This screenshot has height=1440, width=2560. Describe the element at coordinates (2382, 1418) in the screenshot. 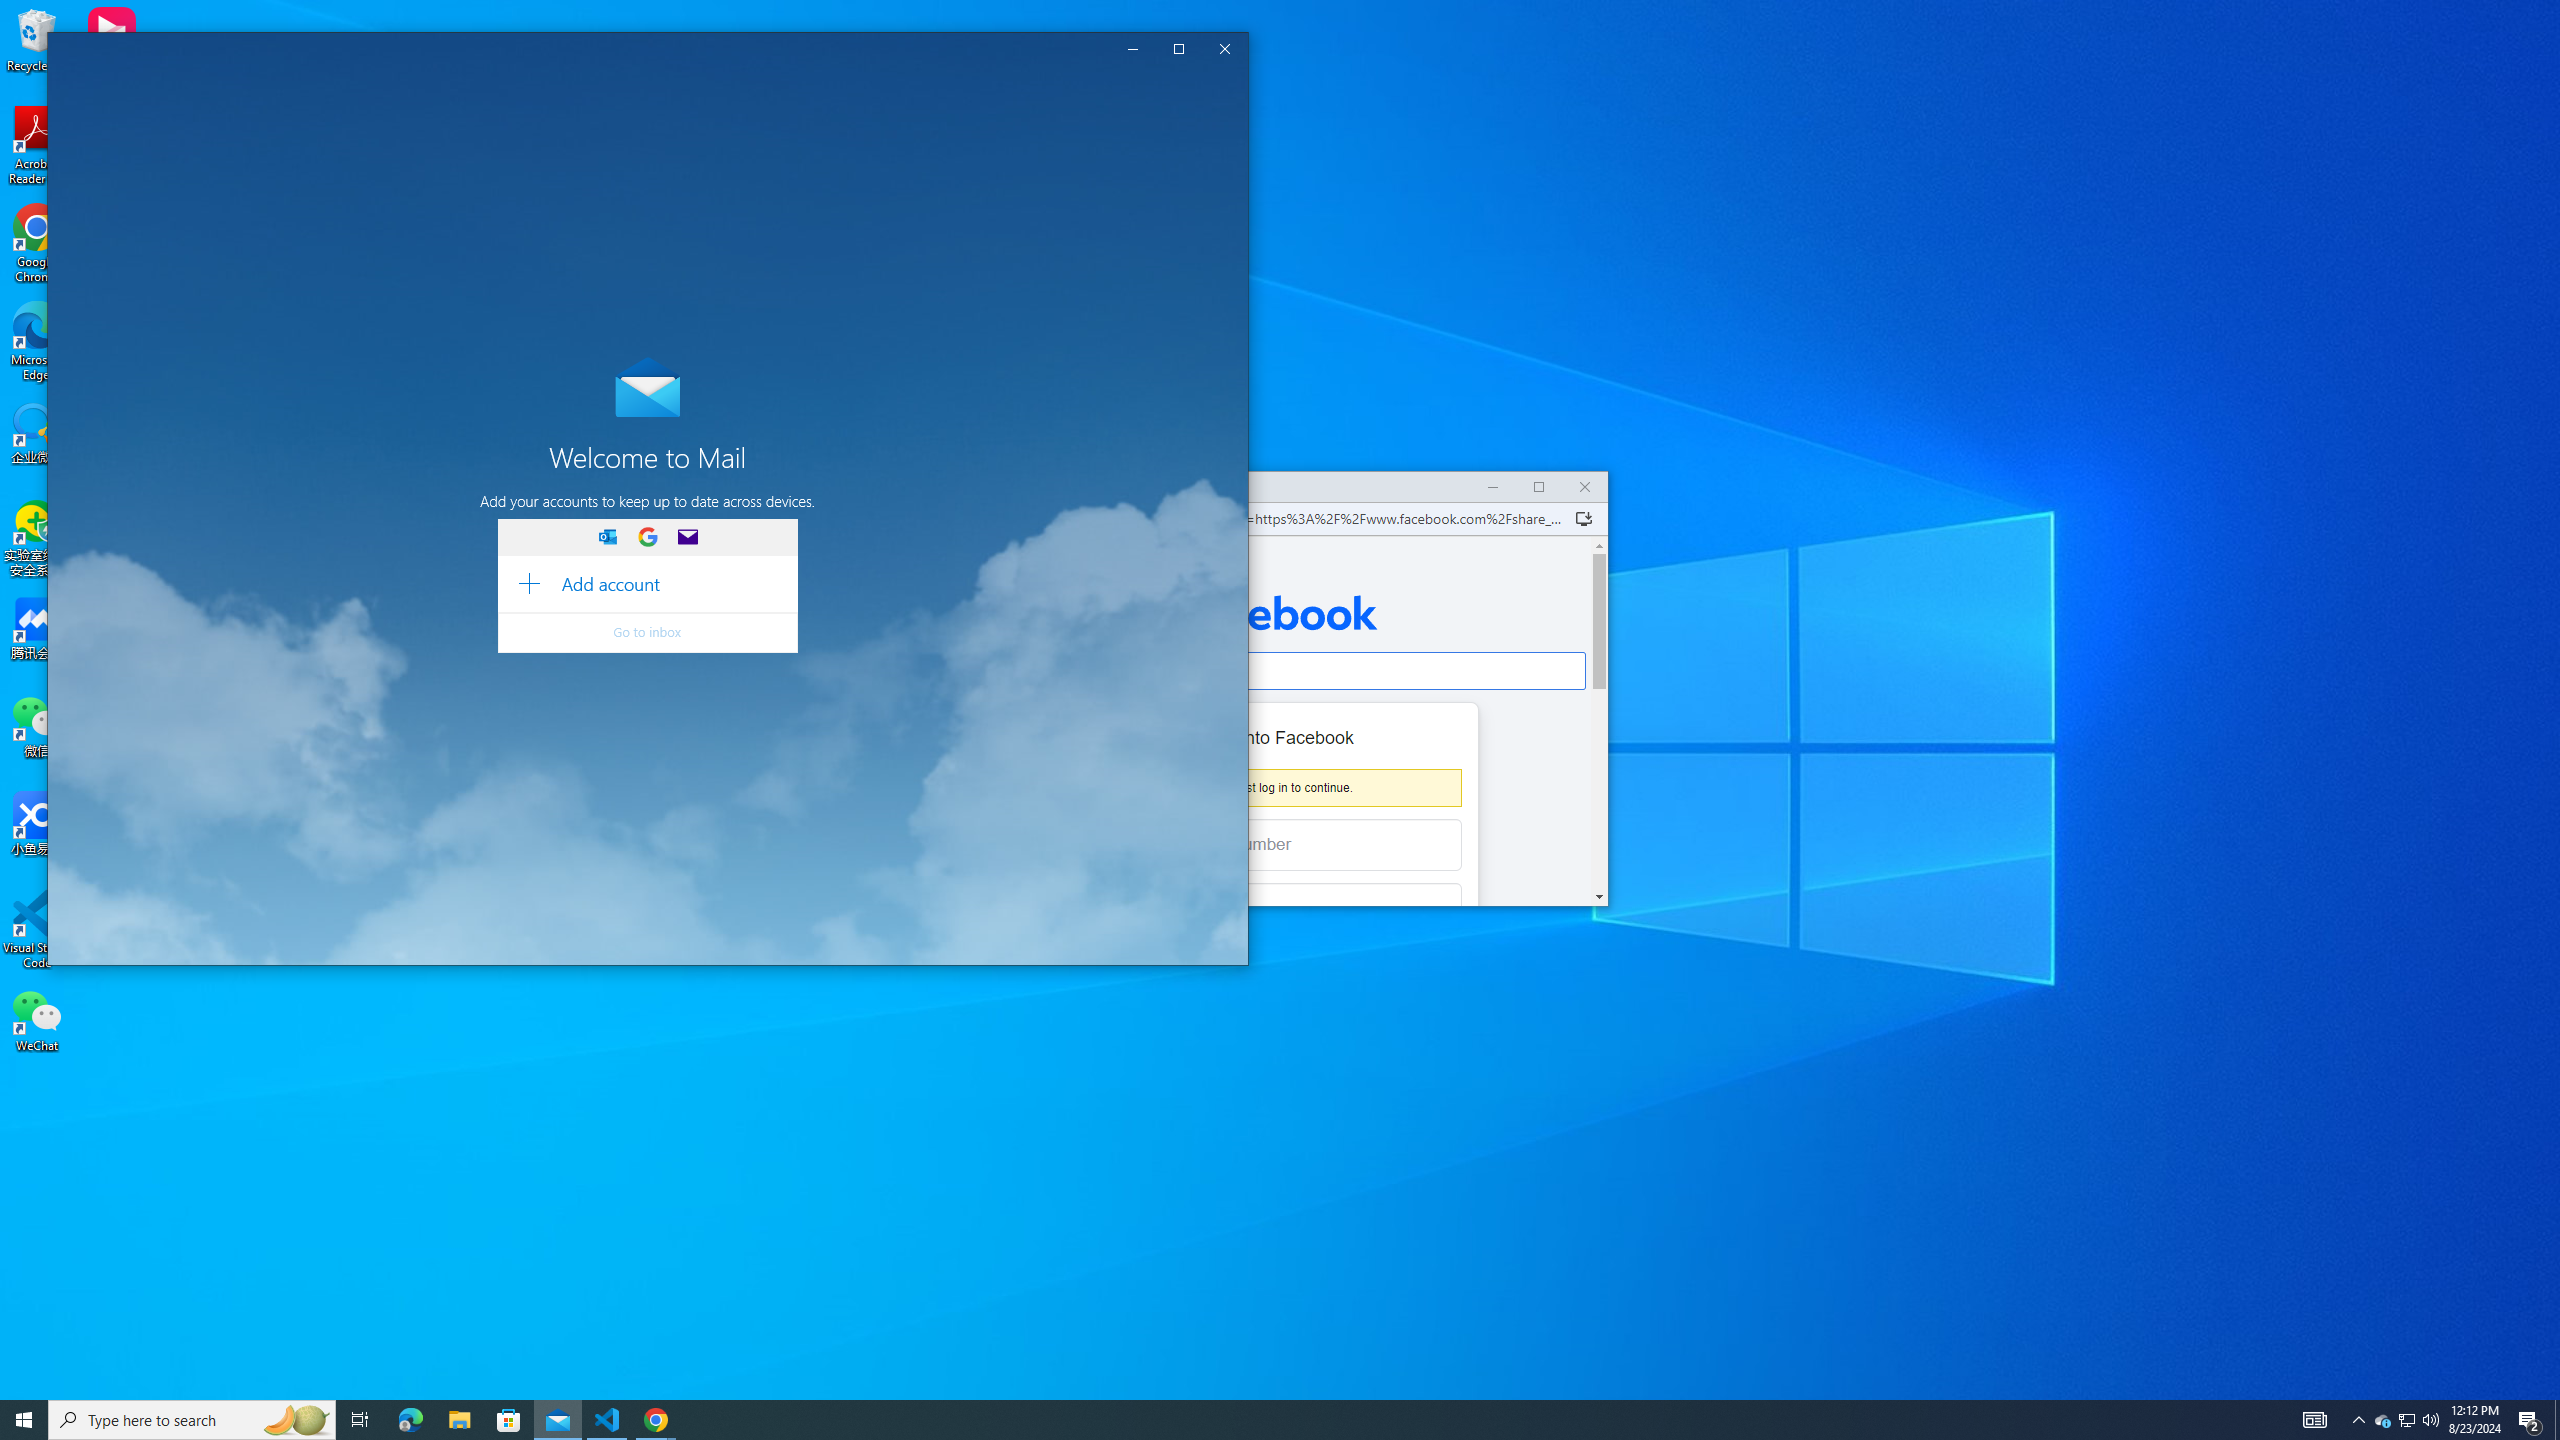

I see `'Switch to People'` at that location.